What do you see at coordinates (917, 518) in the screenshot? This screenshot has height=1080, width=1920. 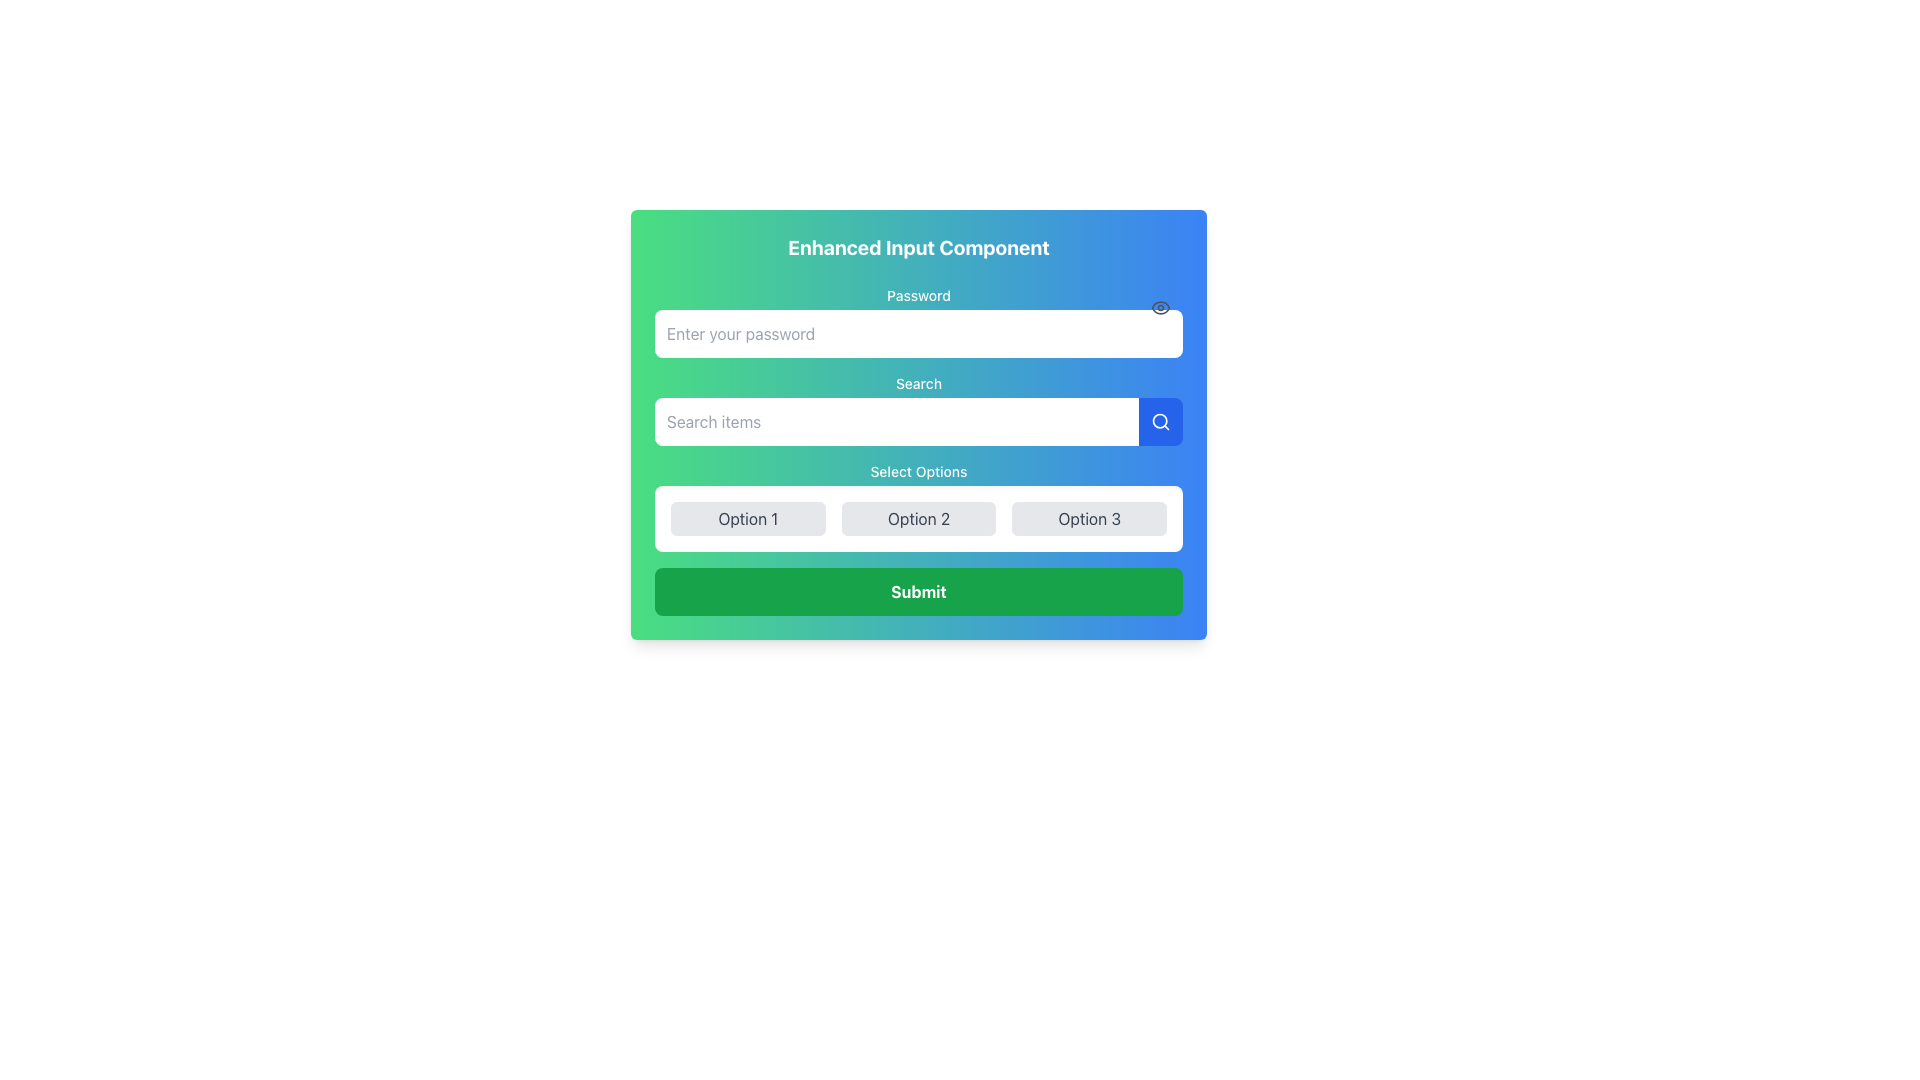 I see `the 'Option 2' button, which is a rectangular button with rounded corners displaying dark gray text on a light gray background, located beneath the 'Select Options' label` at bounding box center [917, 518].